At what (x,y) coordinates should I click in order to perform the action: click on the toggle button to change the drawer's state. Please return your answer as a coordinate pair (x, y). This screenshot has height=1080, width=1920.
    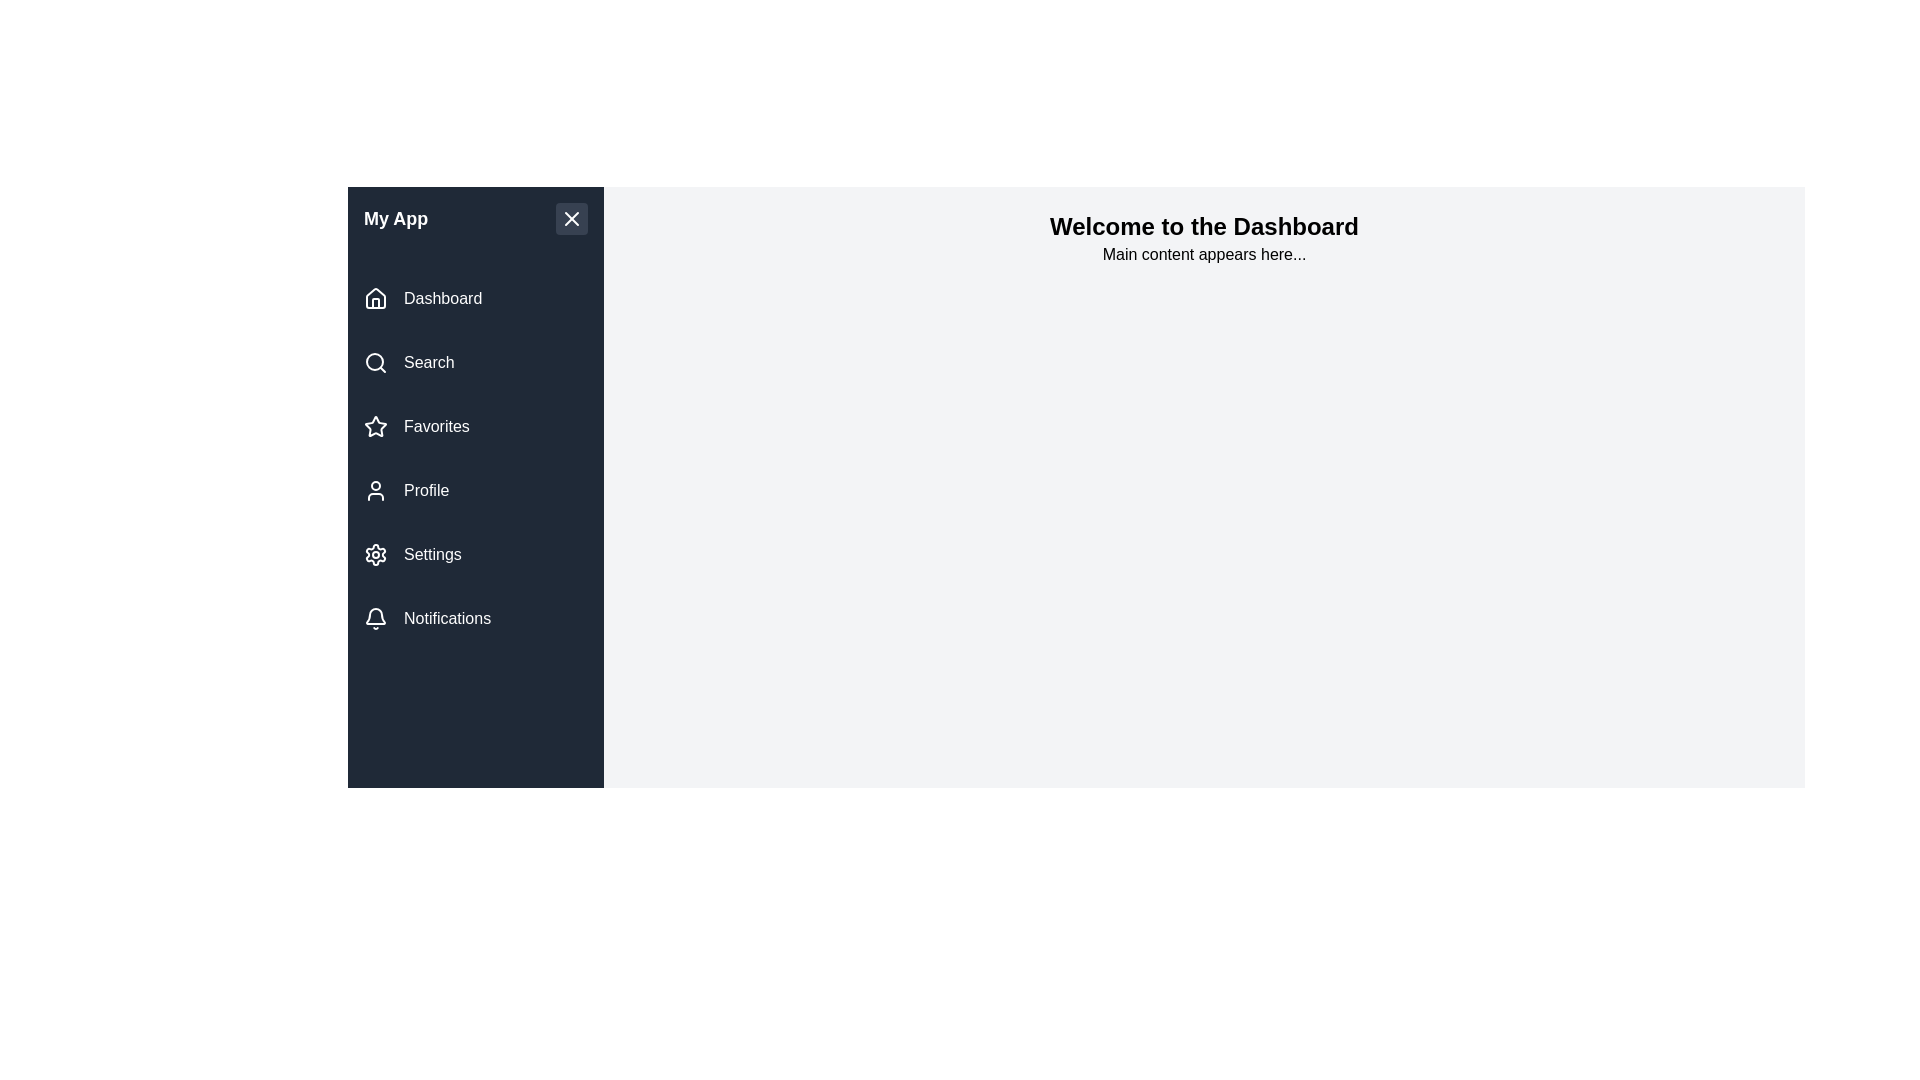
    Looking at the image, I should click on (570, 219).